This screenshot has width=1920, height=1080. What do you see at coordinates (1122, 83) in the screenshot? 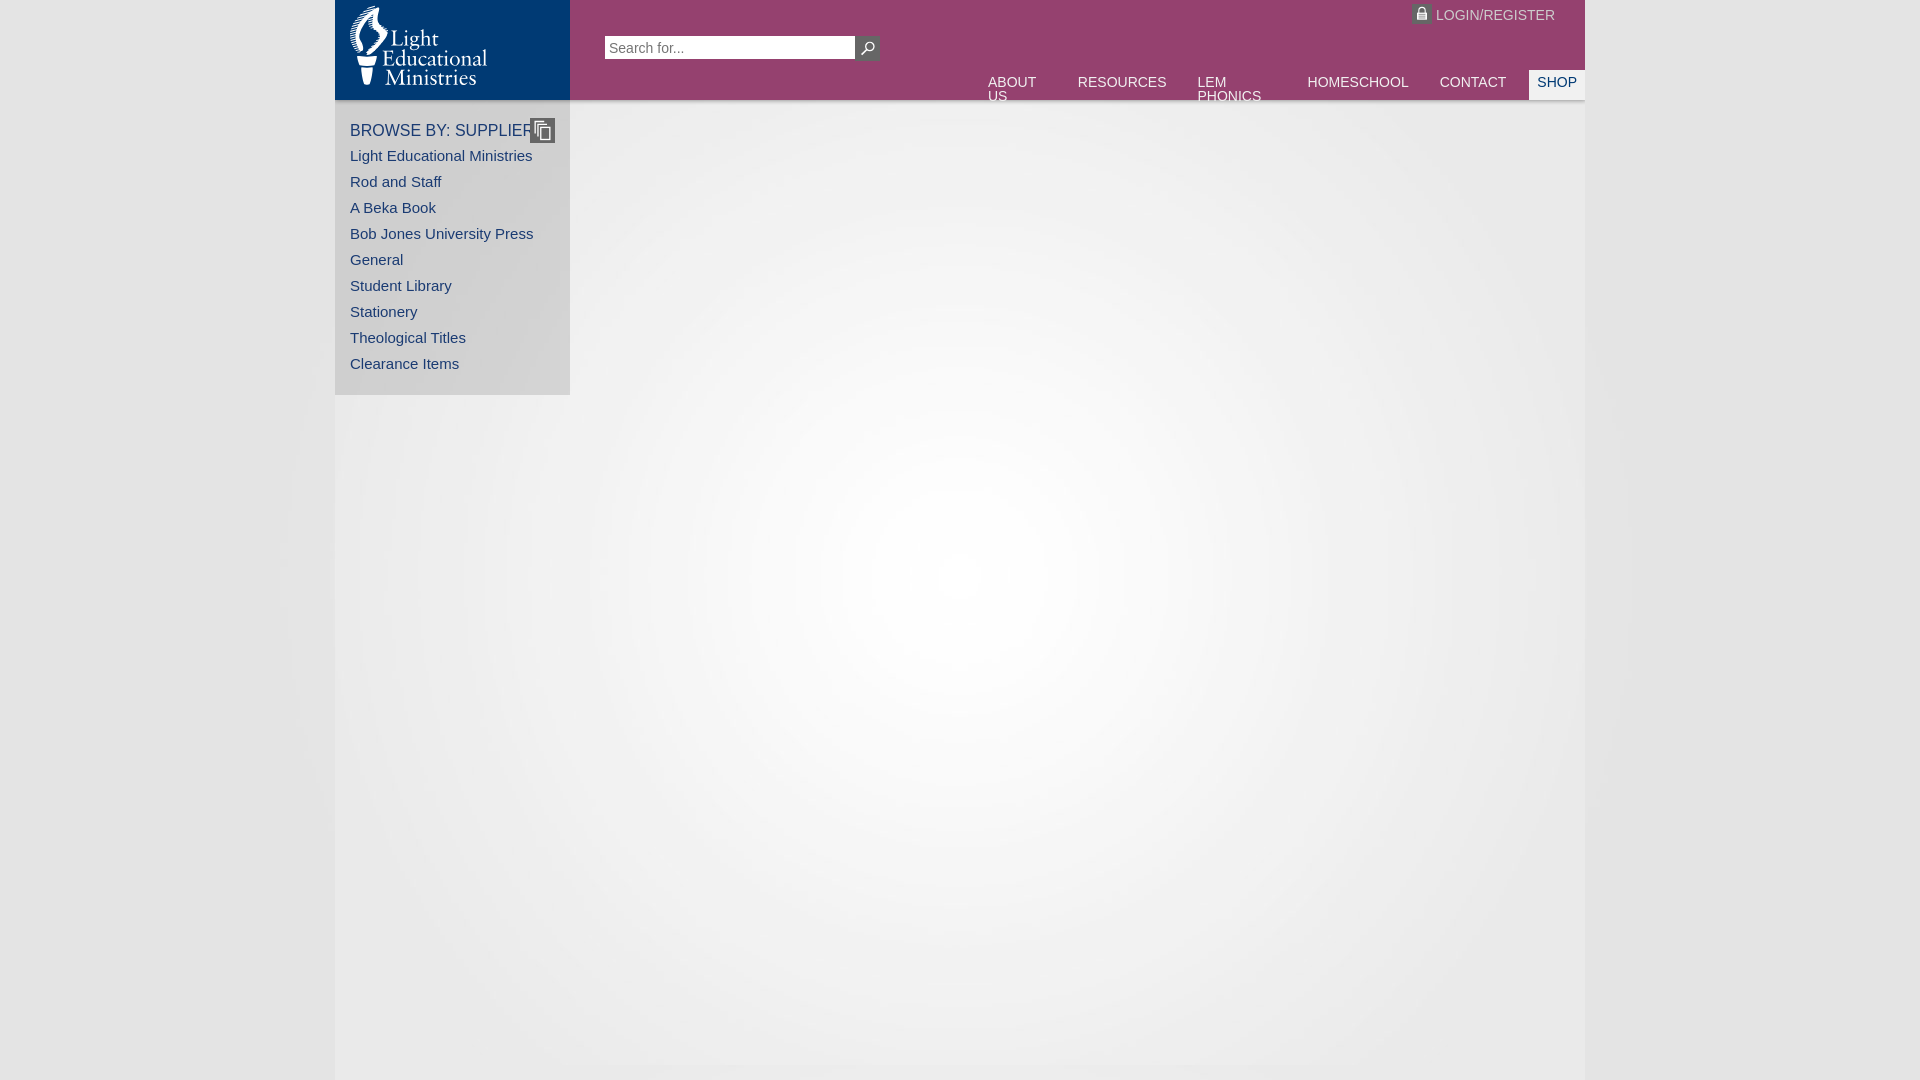
I see `'RESOURCES'` at bounding box center [1122, 83].